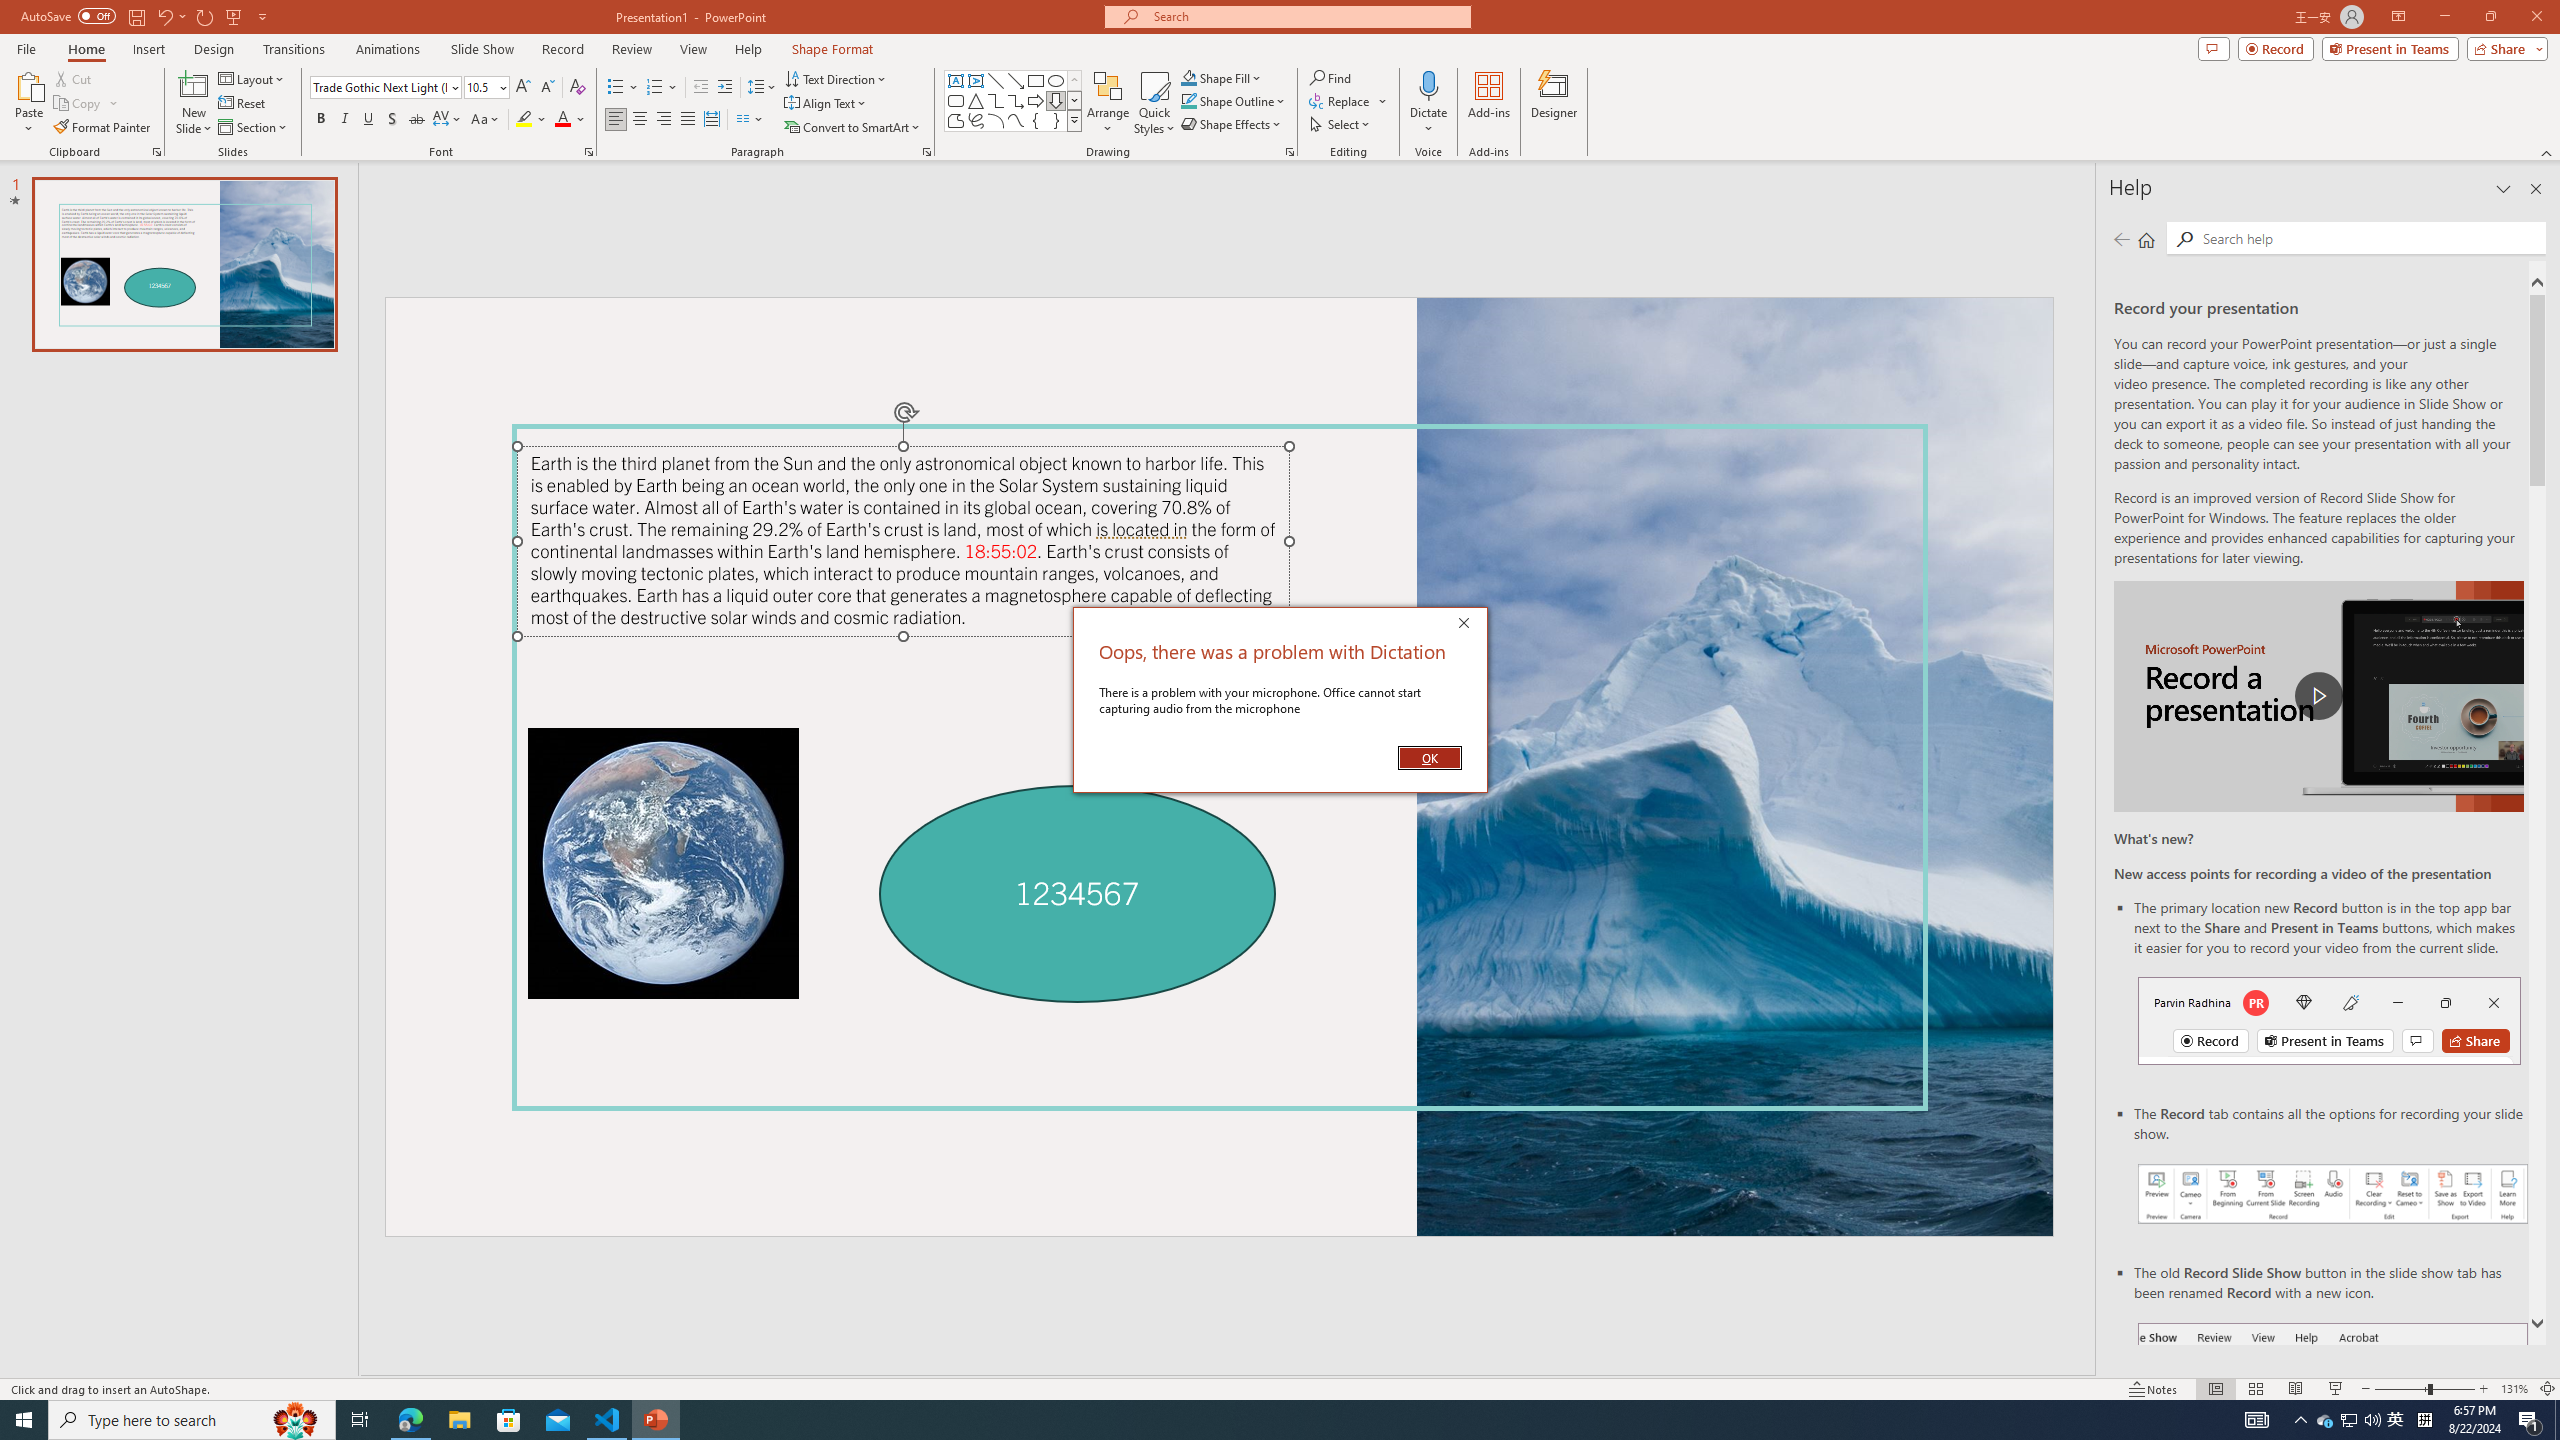  I want to click on 'Zoom to Fit ', so click(2547, 1389).